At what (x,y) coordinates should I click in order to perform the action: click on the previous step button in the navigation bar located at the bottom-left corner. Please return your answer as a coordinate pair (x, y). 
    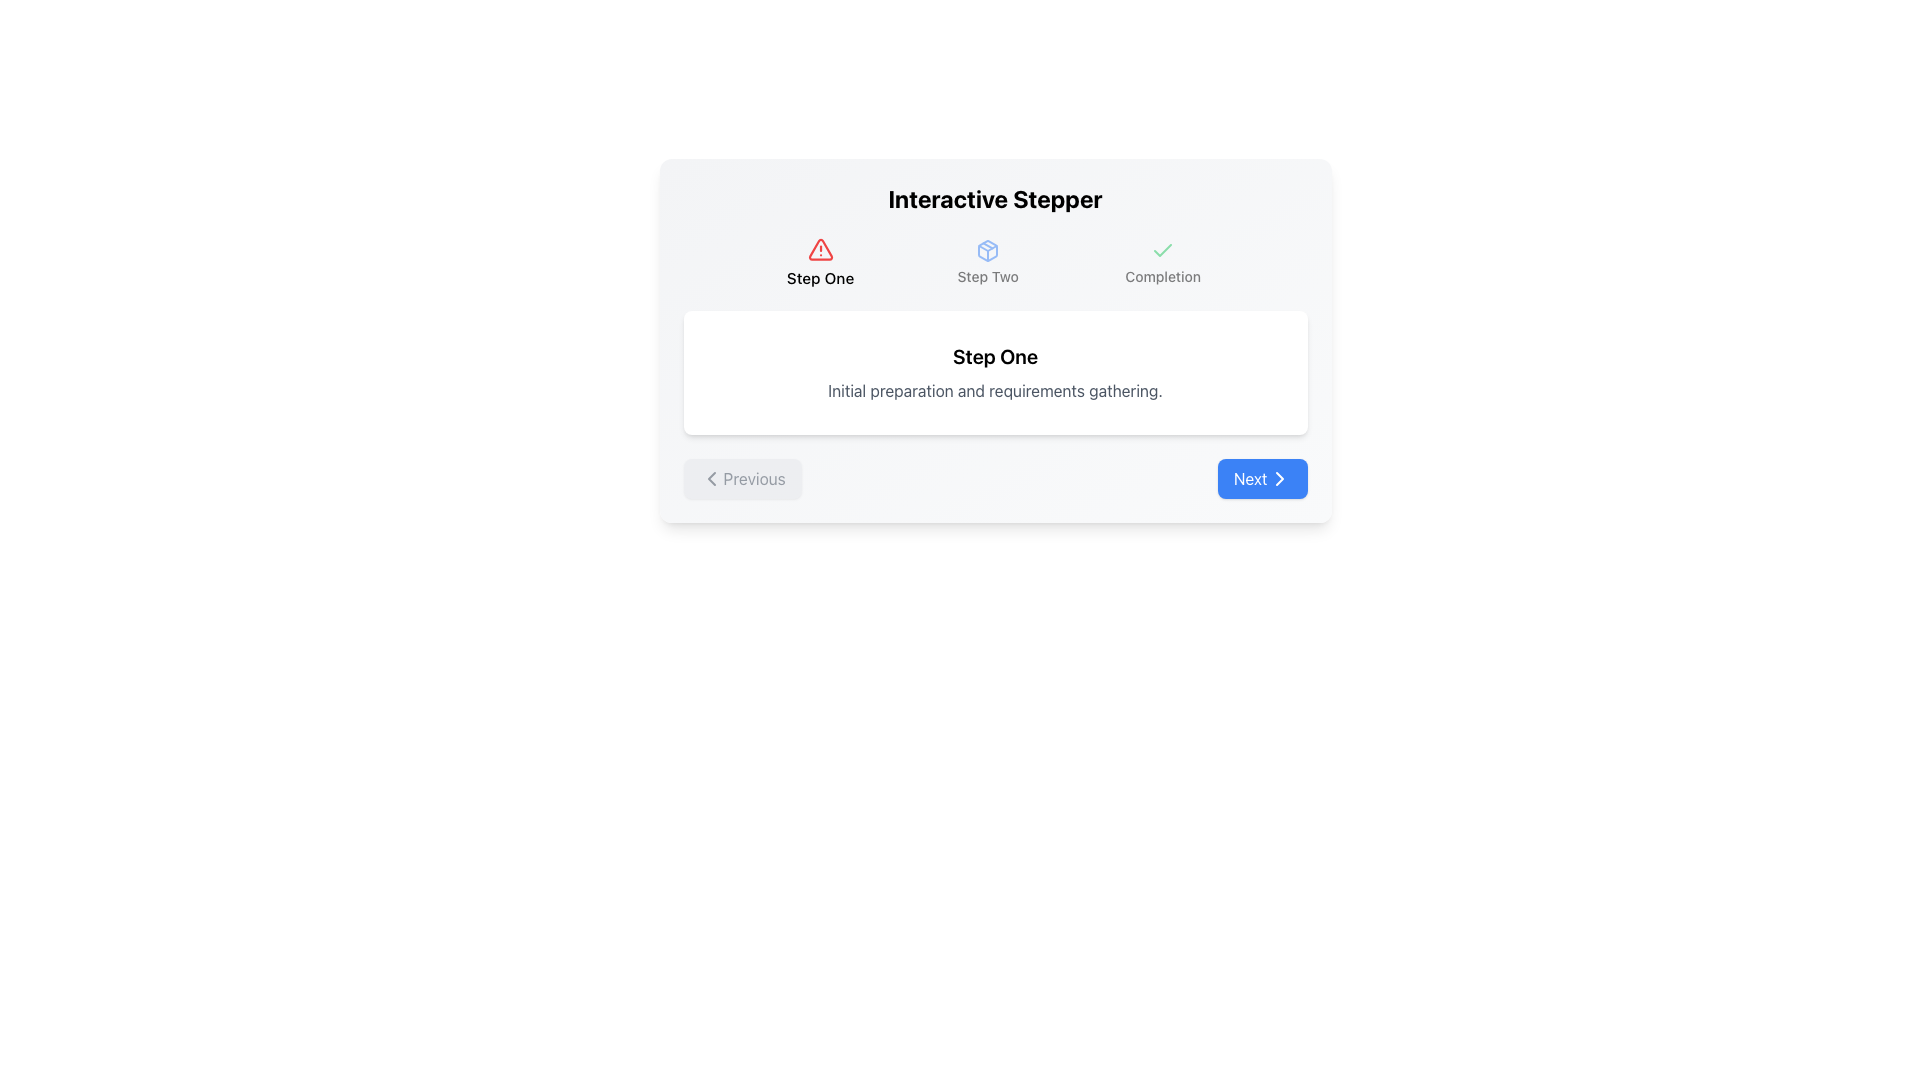
    Looking at the image, I should click on (741, 478).